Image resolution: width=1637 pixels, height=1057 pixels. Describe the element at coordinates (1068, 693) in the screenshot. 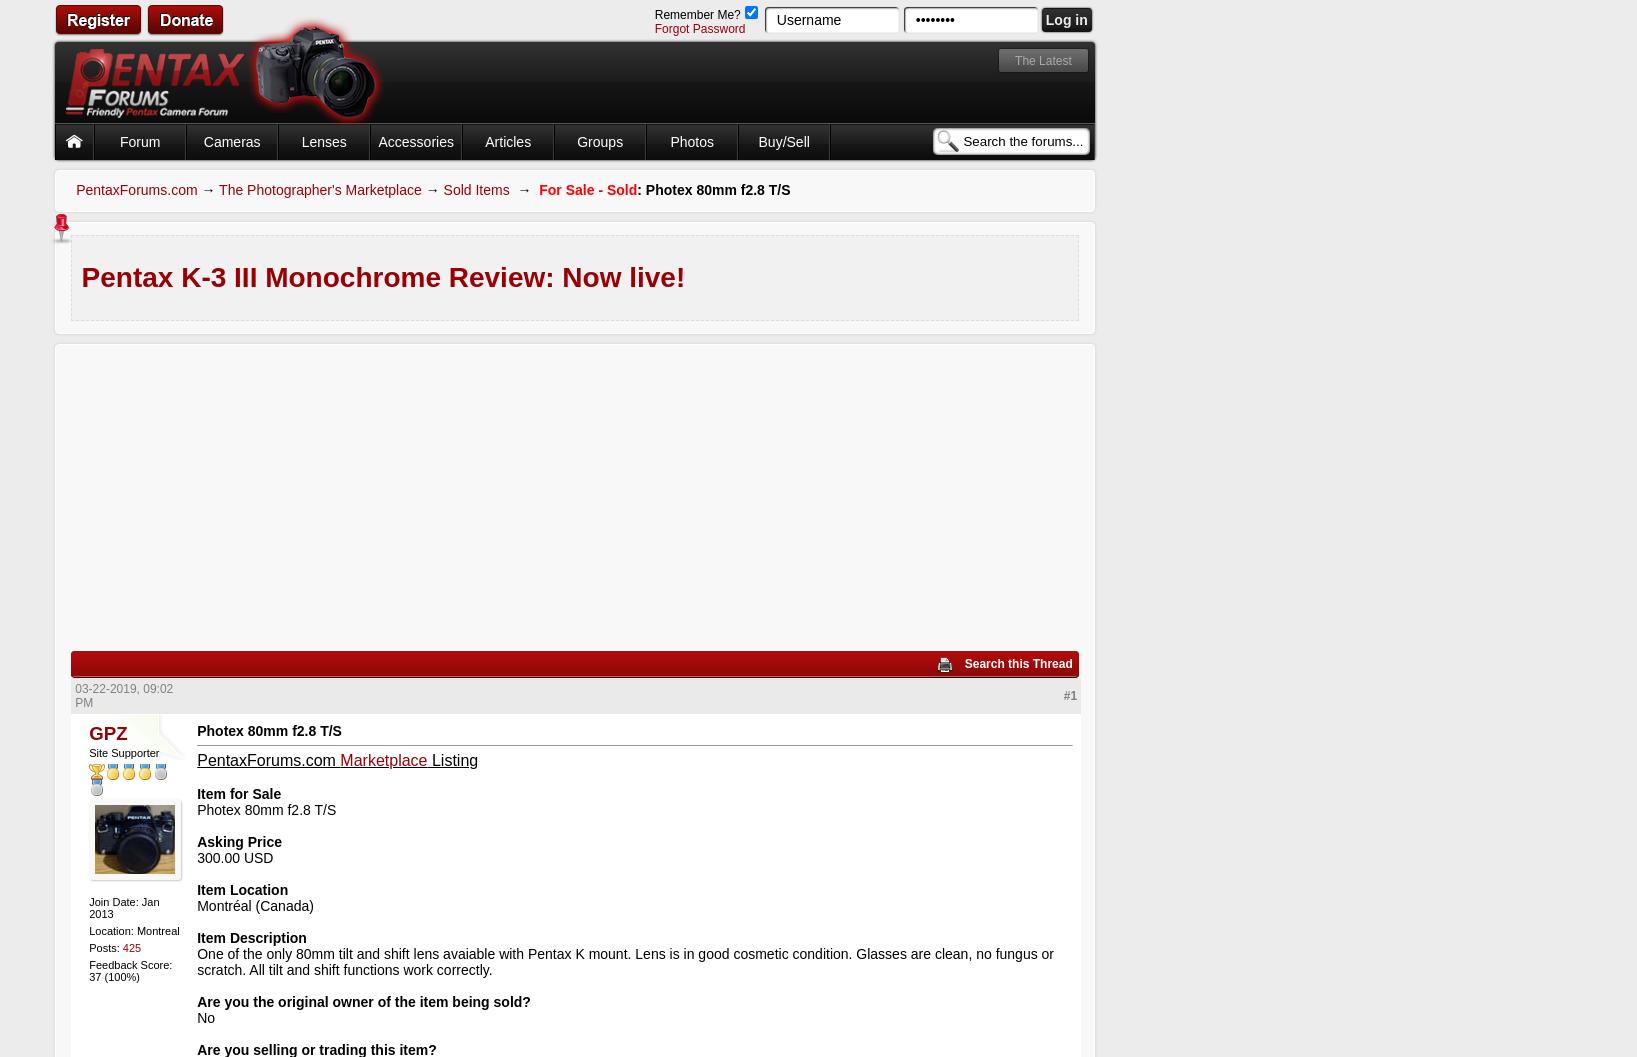

I see `'#1'` at that location.